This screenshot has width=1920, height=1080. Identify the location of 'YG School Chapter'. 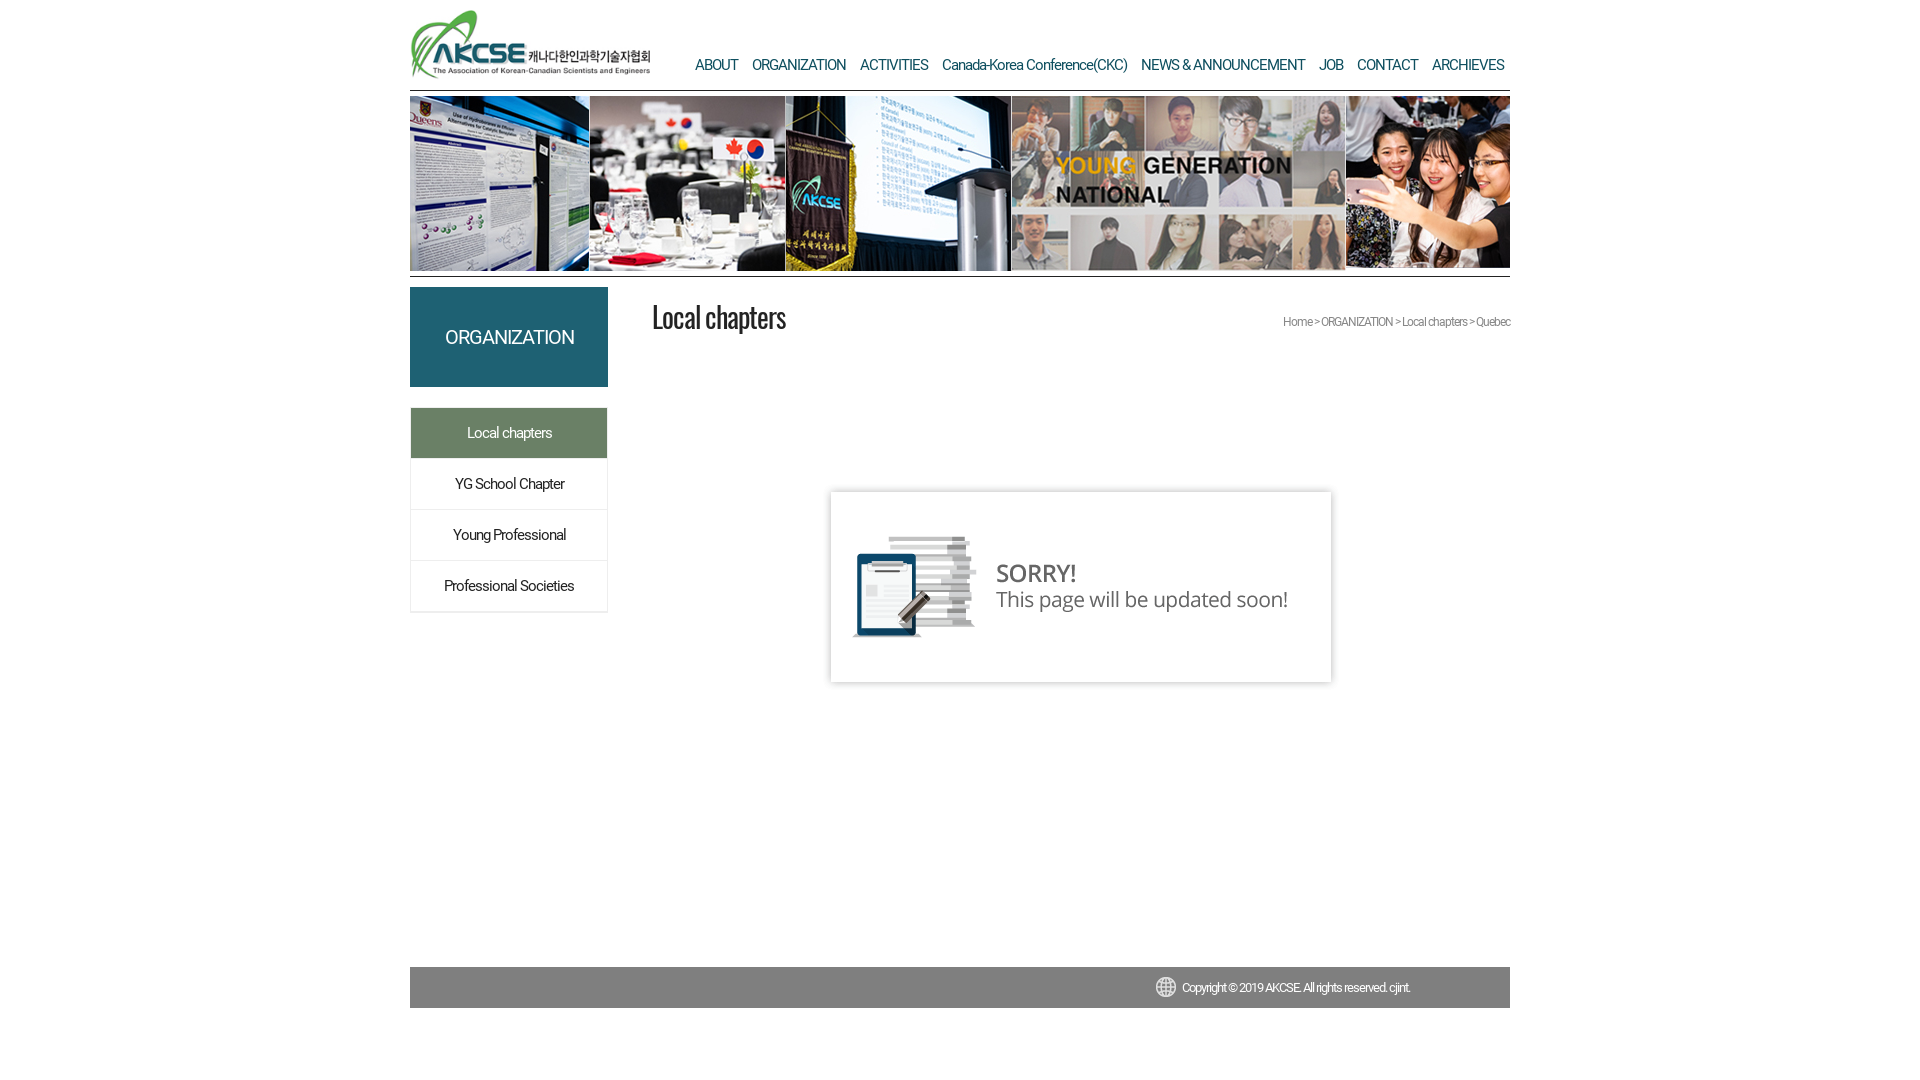
(508, 483).